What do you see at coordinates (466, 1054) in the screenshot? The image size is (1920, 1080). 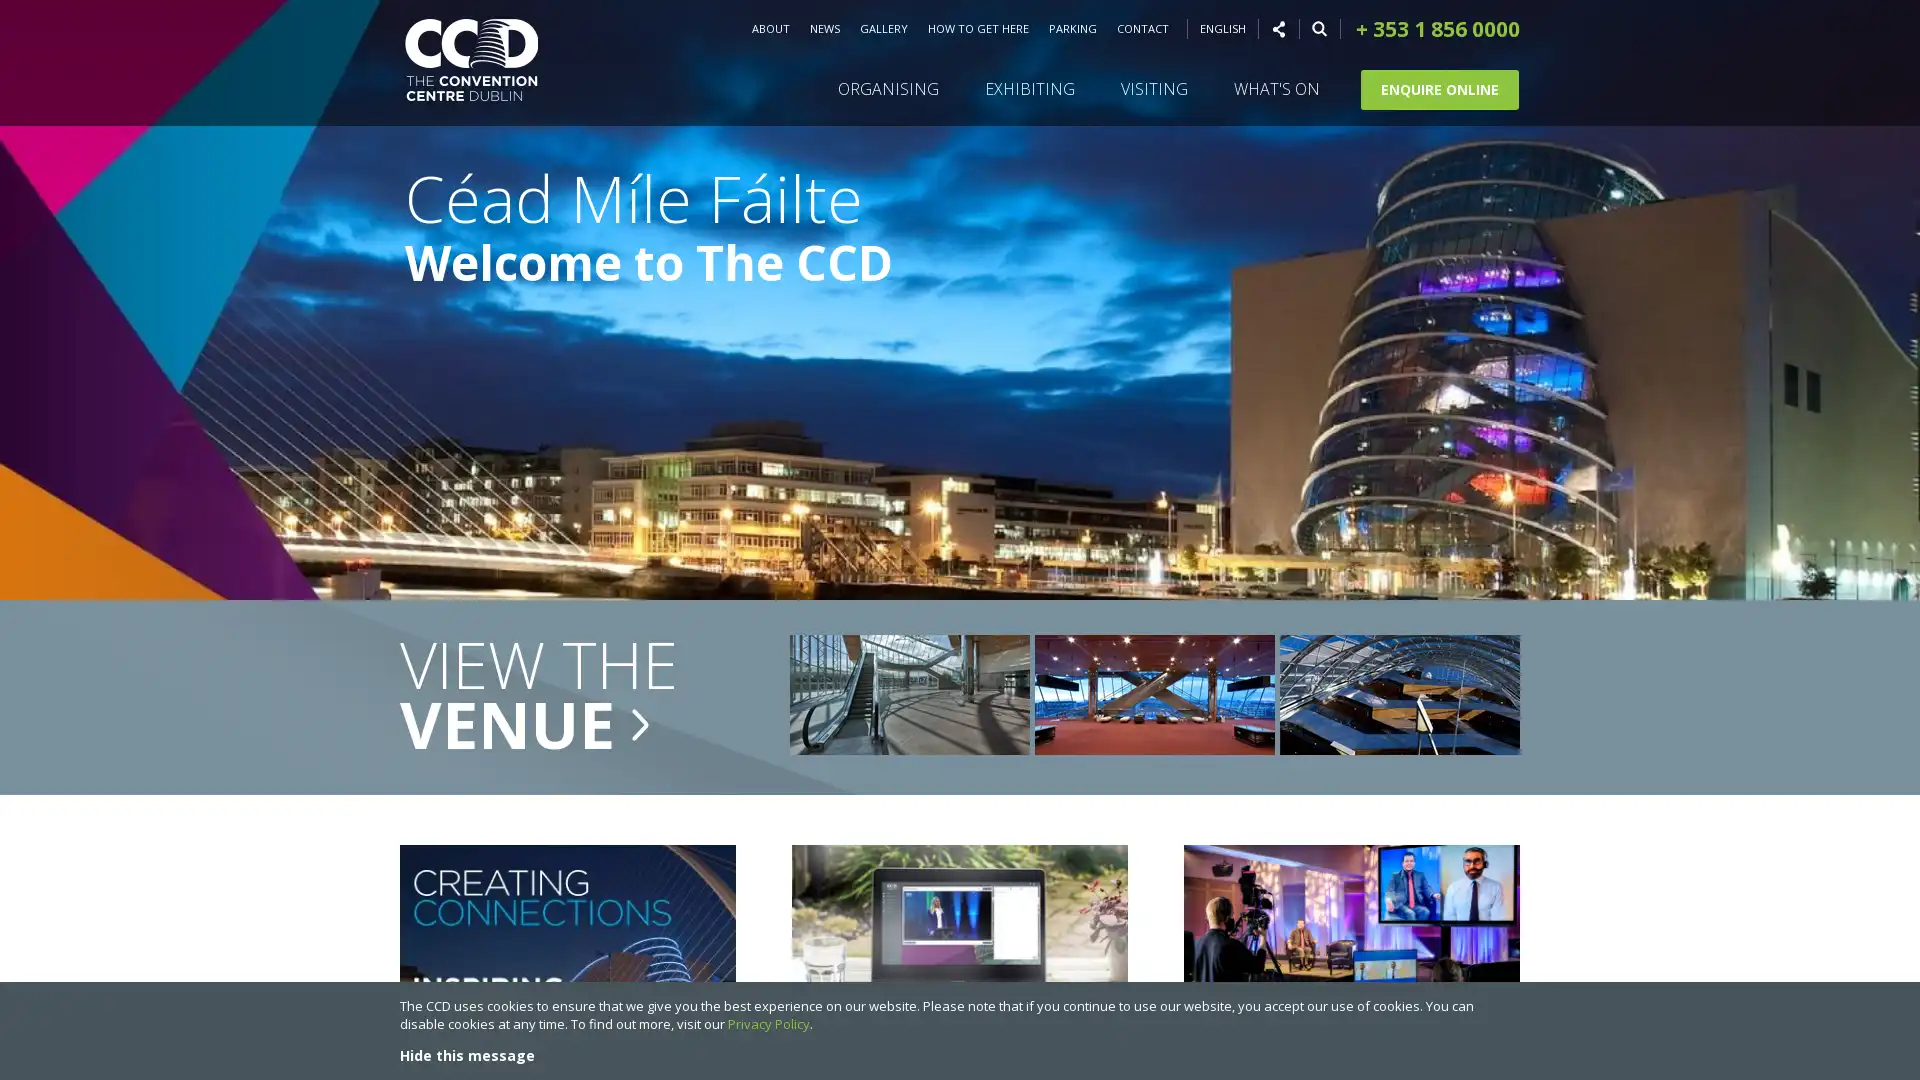 I see `Hide this message` at bounding box center [466, 1054].